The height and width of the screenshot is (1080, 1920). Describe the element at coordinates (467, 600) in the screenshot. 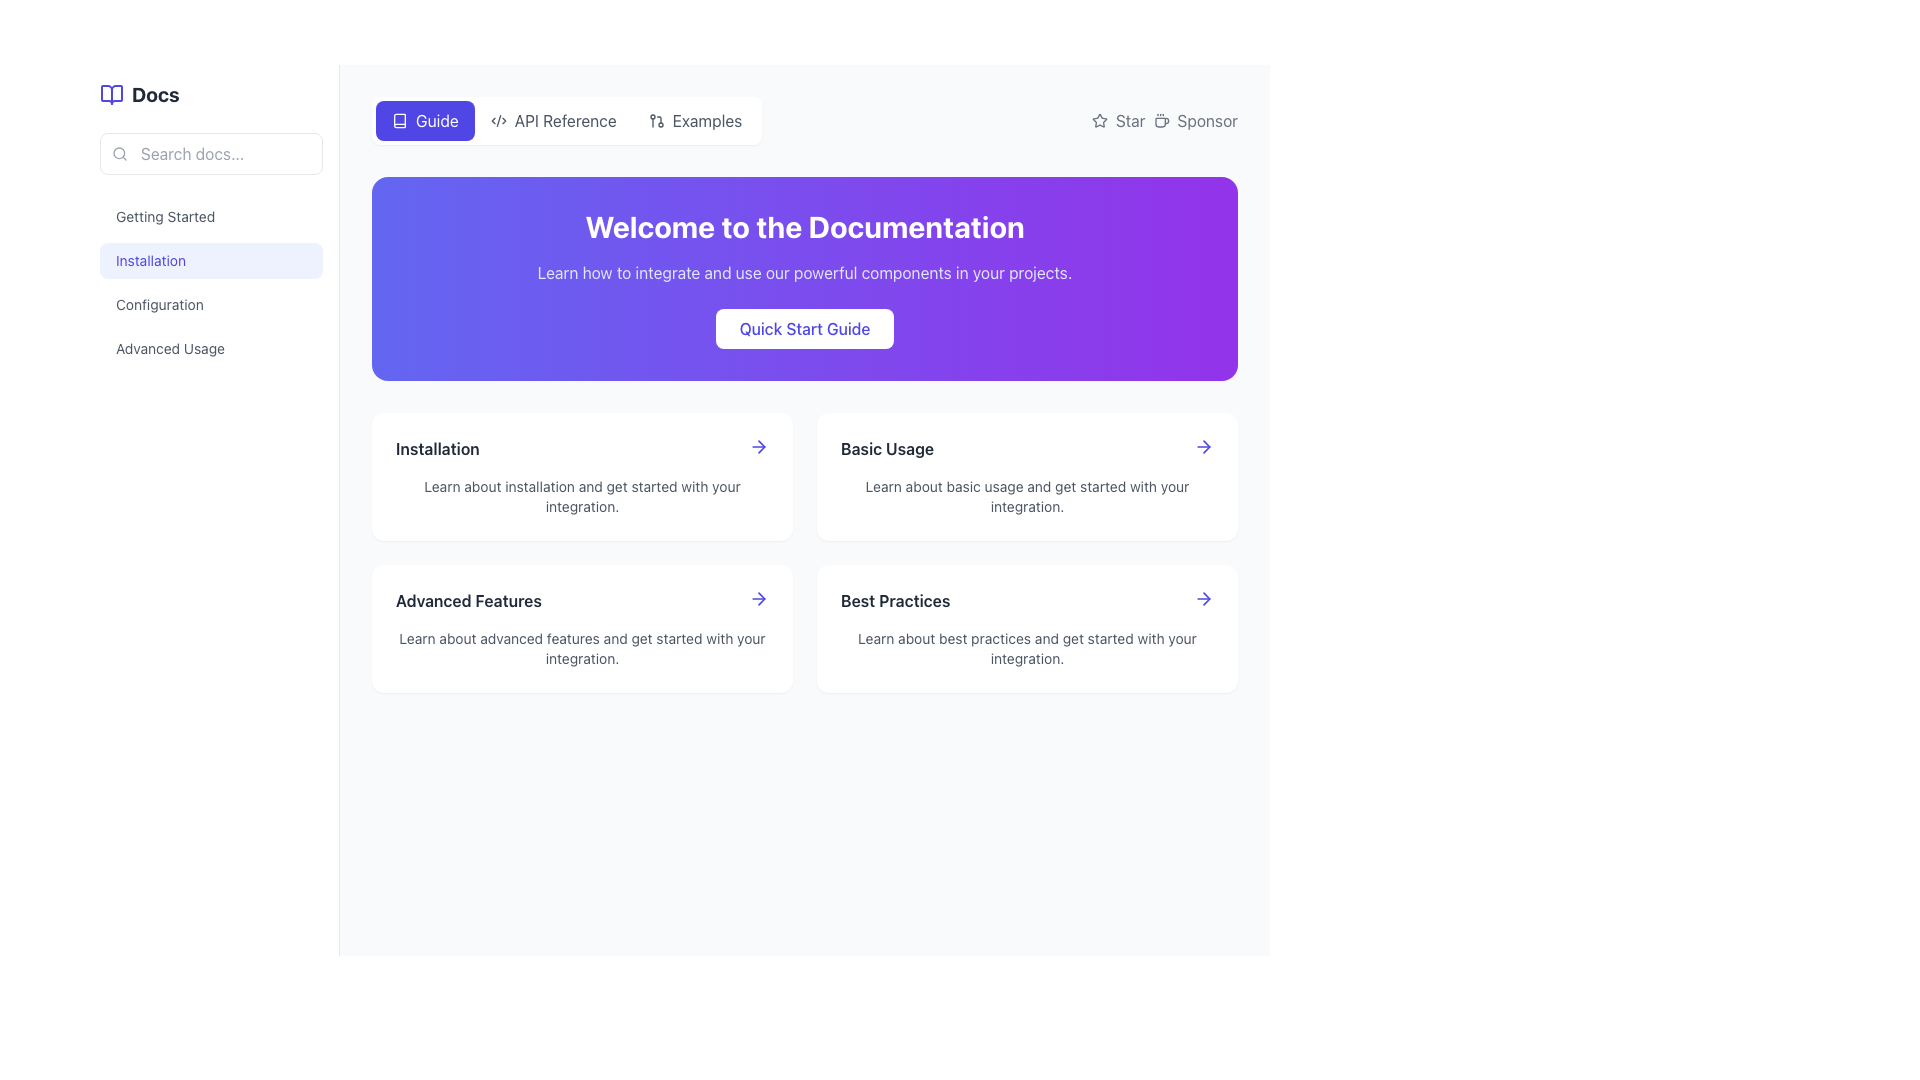

I see `the text label located in the second column of the lower row in the four-tile grid layout, positioned in the upper left part of its tile, next to a rightward arrow icon` at that location.